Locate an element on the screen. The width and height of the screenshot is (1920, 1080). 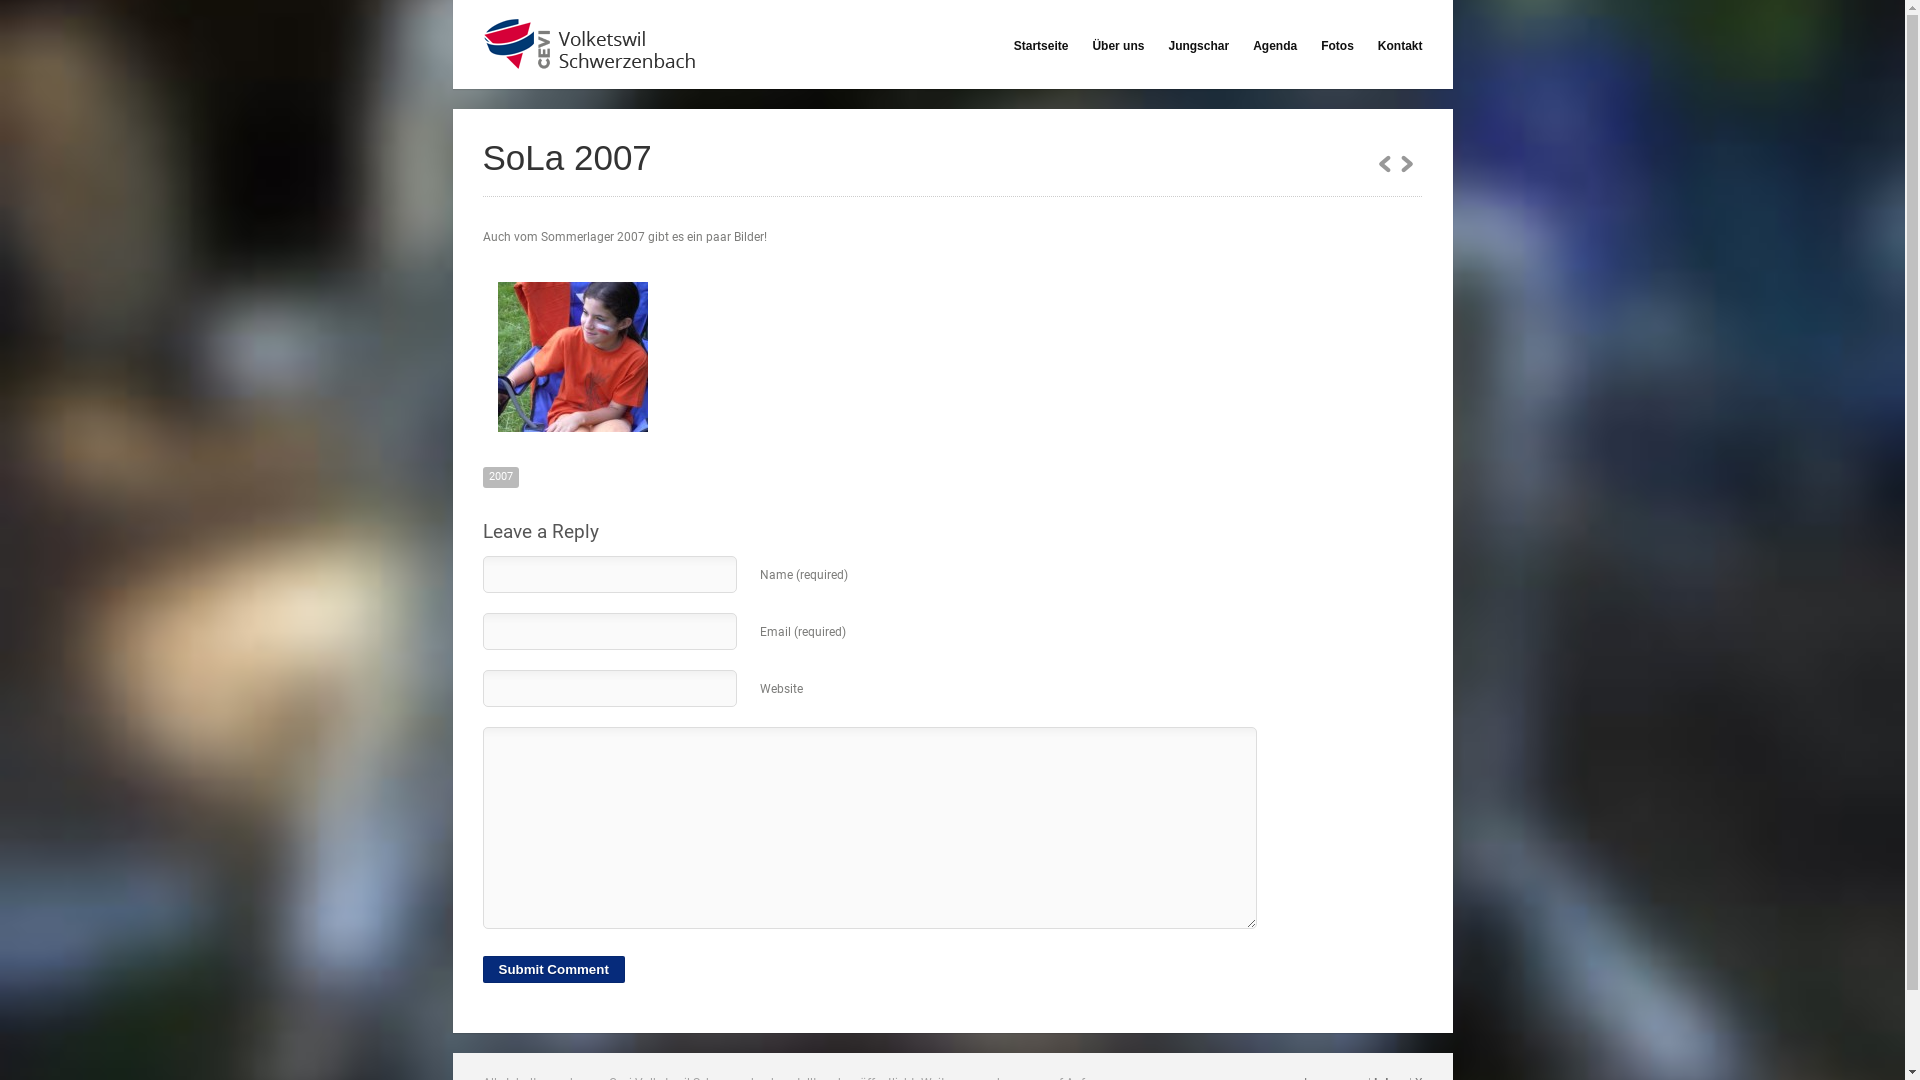
'Submit Comment' is located at coordinates (552, 968).